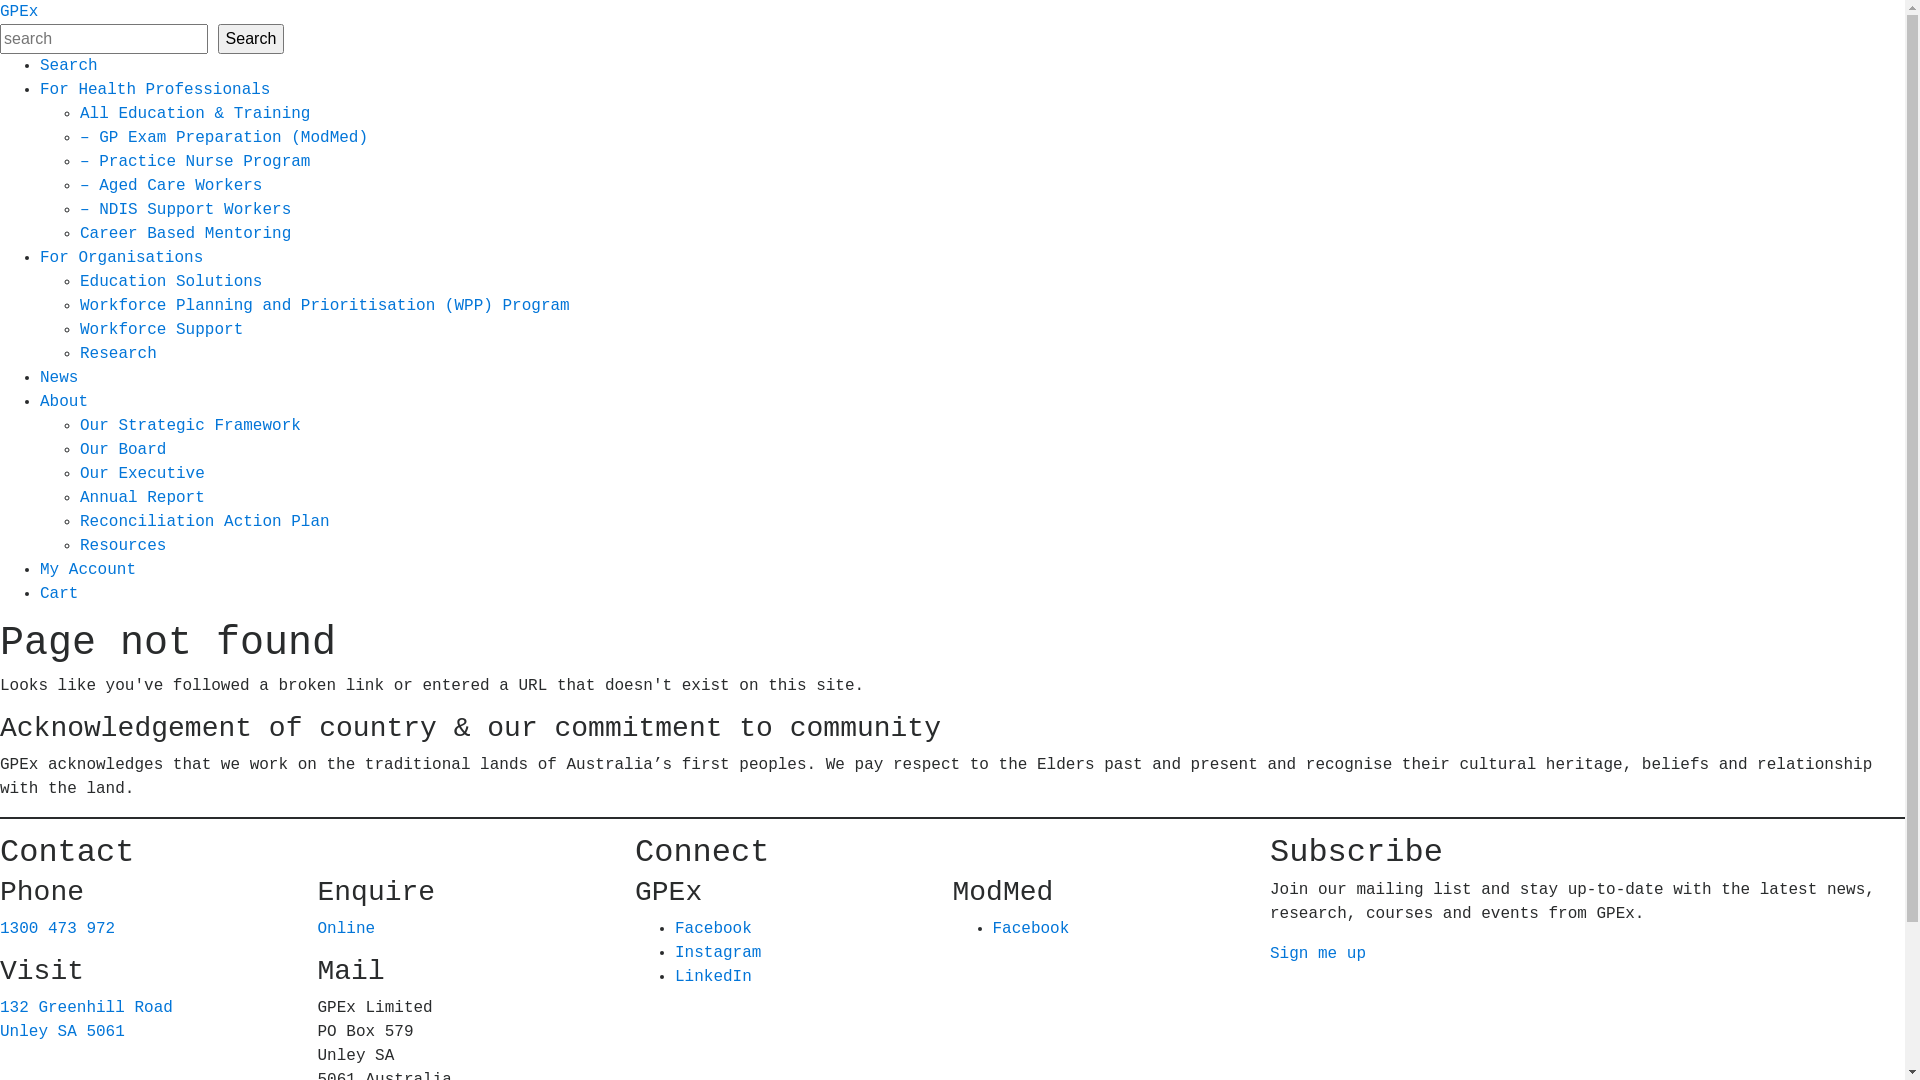 The width and height of the screenshot is (1920, 1080). Describe the element at coordinates (122, 450) in the screenshot. I see `'Our Board'` at that location.